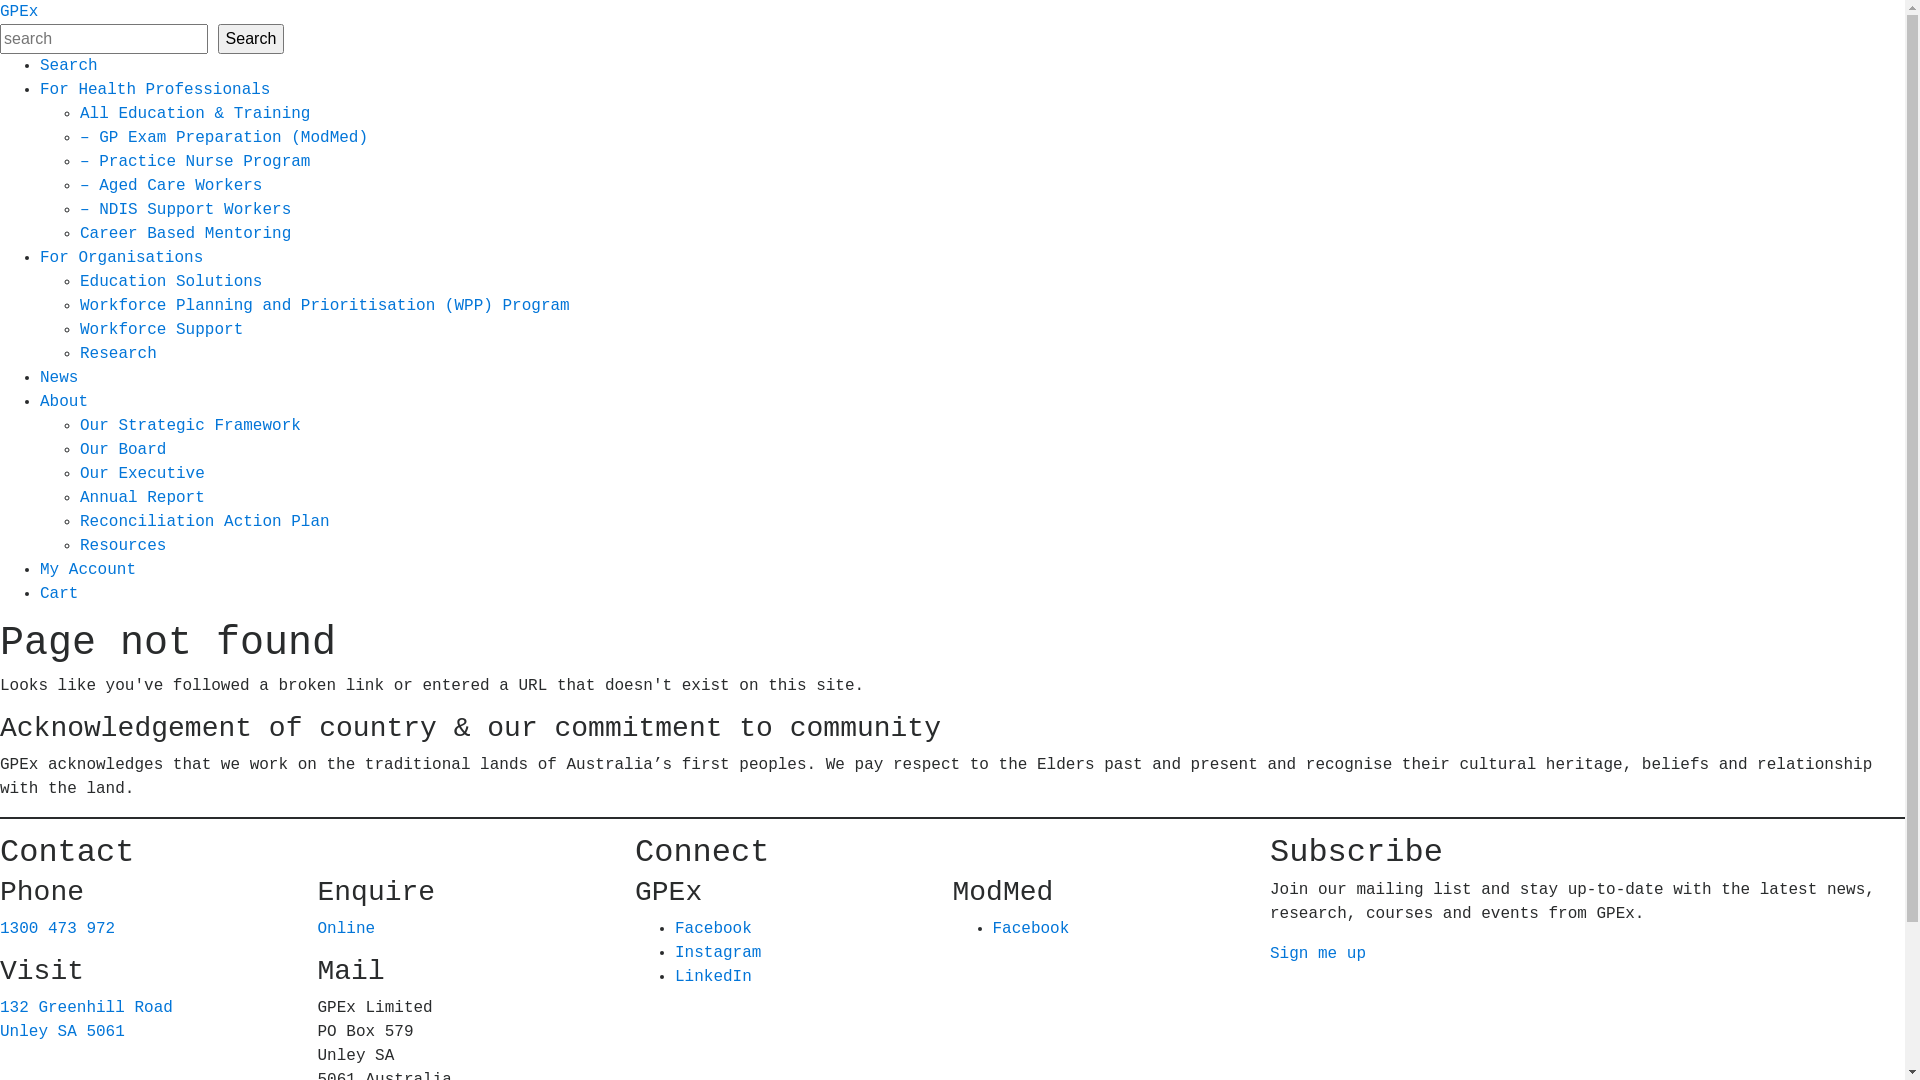 The width and height of the screenshot is (1920, 1080). Describe the element at coordinates (122, 450) in the screenshot. I see `'Our Board'` at that location.